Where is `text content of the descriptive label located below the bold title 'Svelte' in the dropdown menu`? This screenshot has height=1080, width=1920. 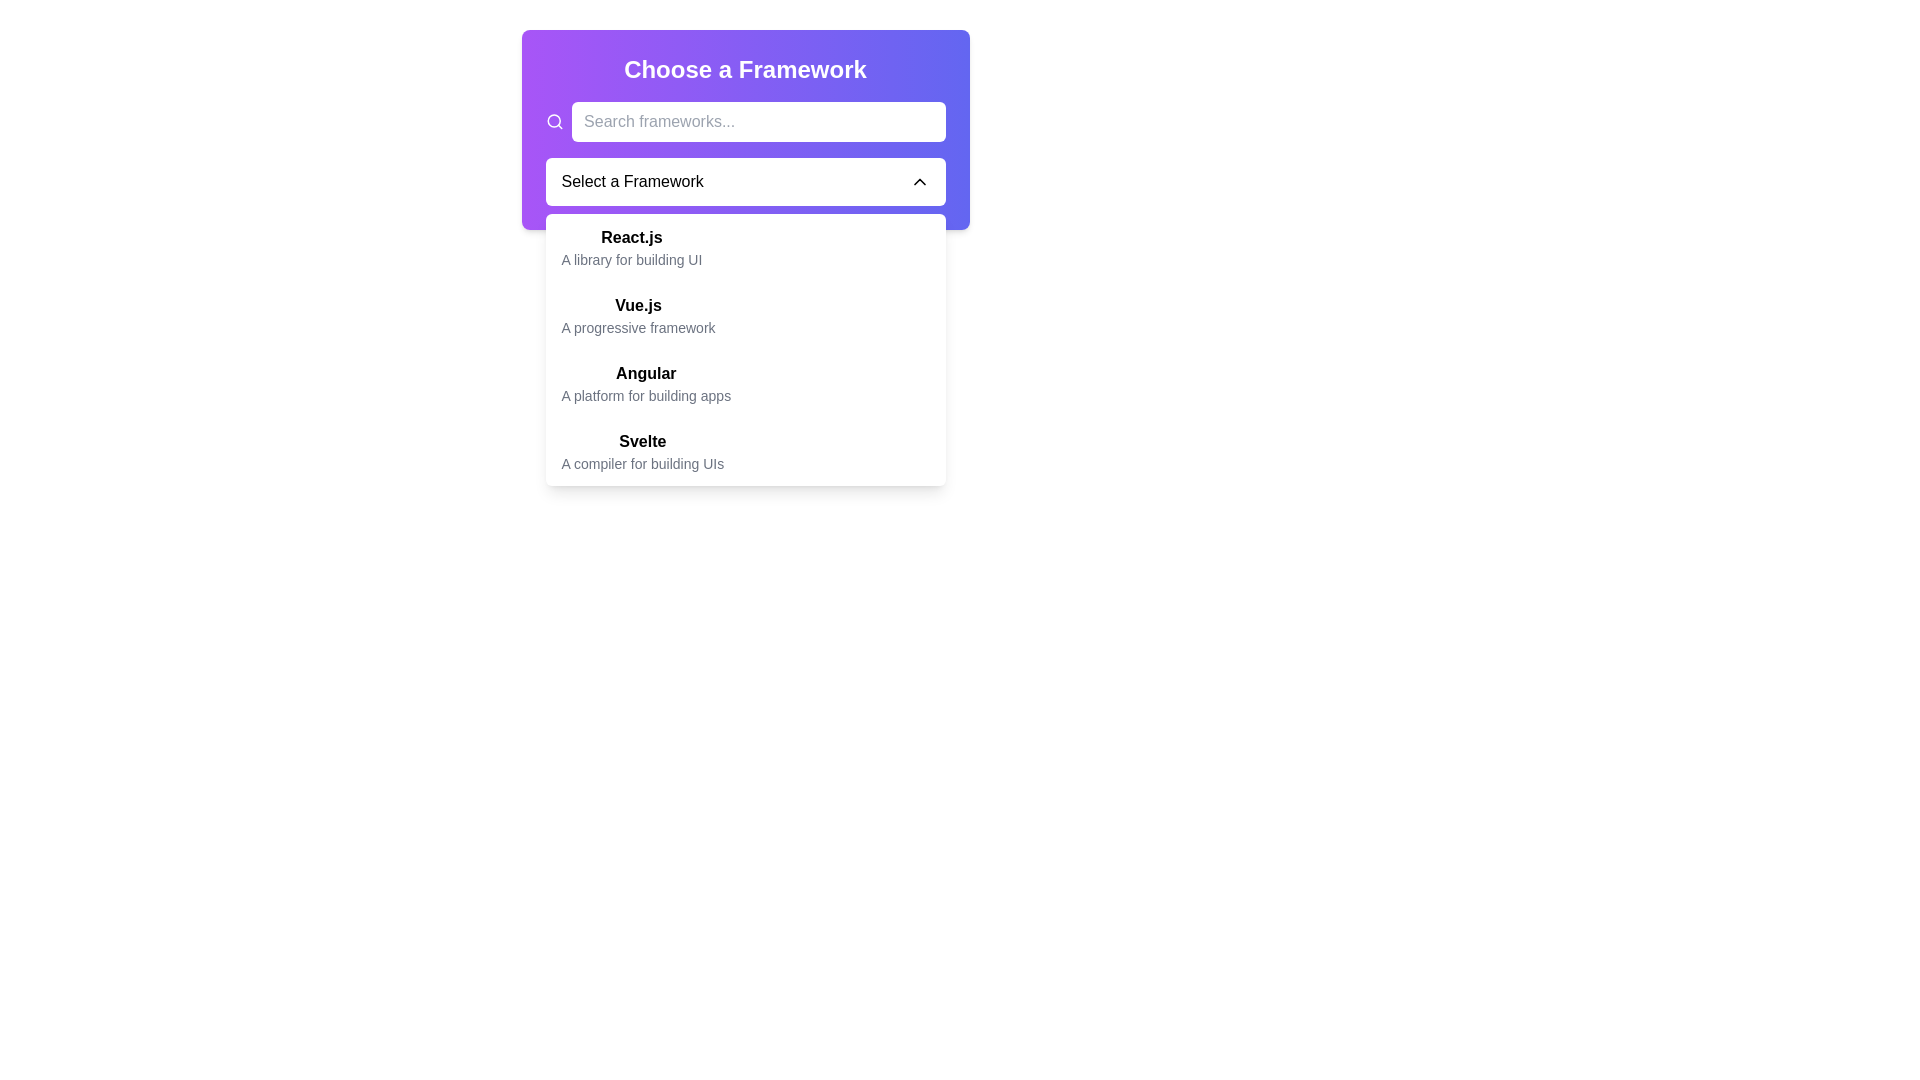
text content of the descriptive label located below the bold title 'Svelte' in the dropdown menu is located at coordinates (642, 463).